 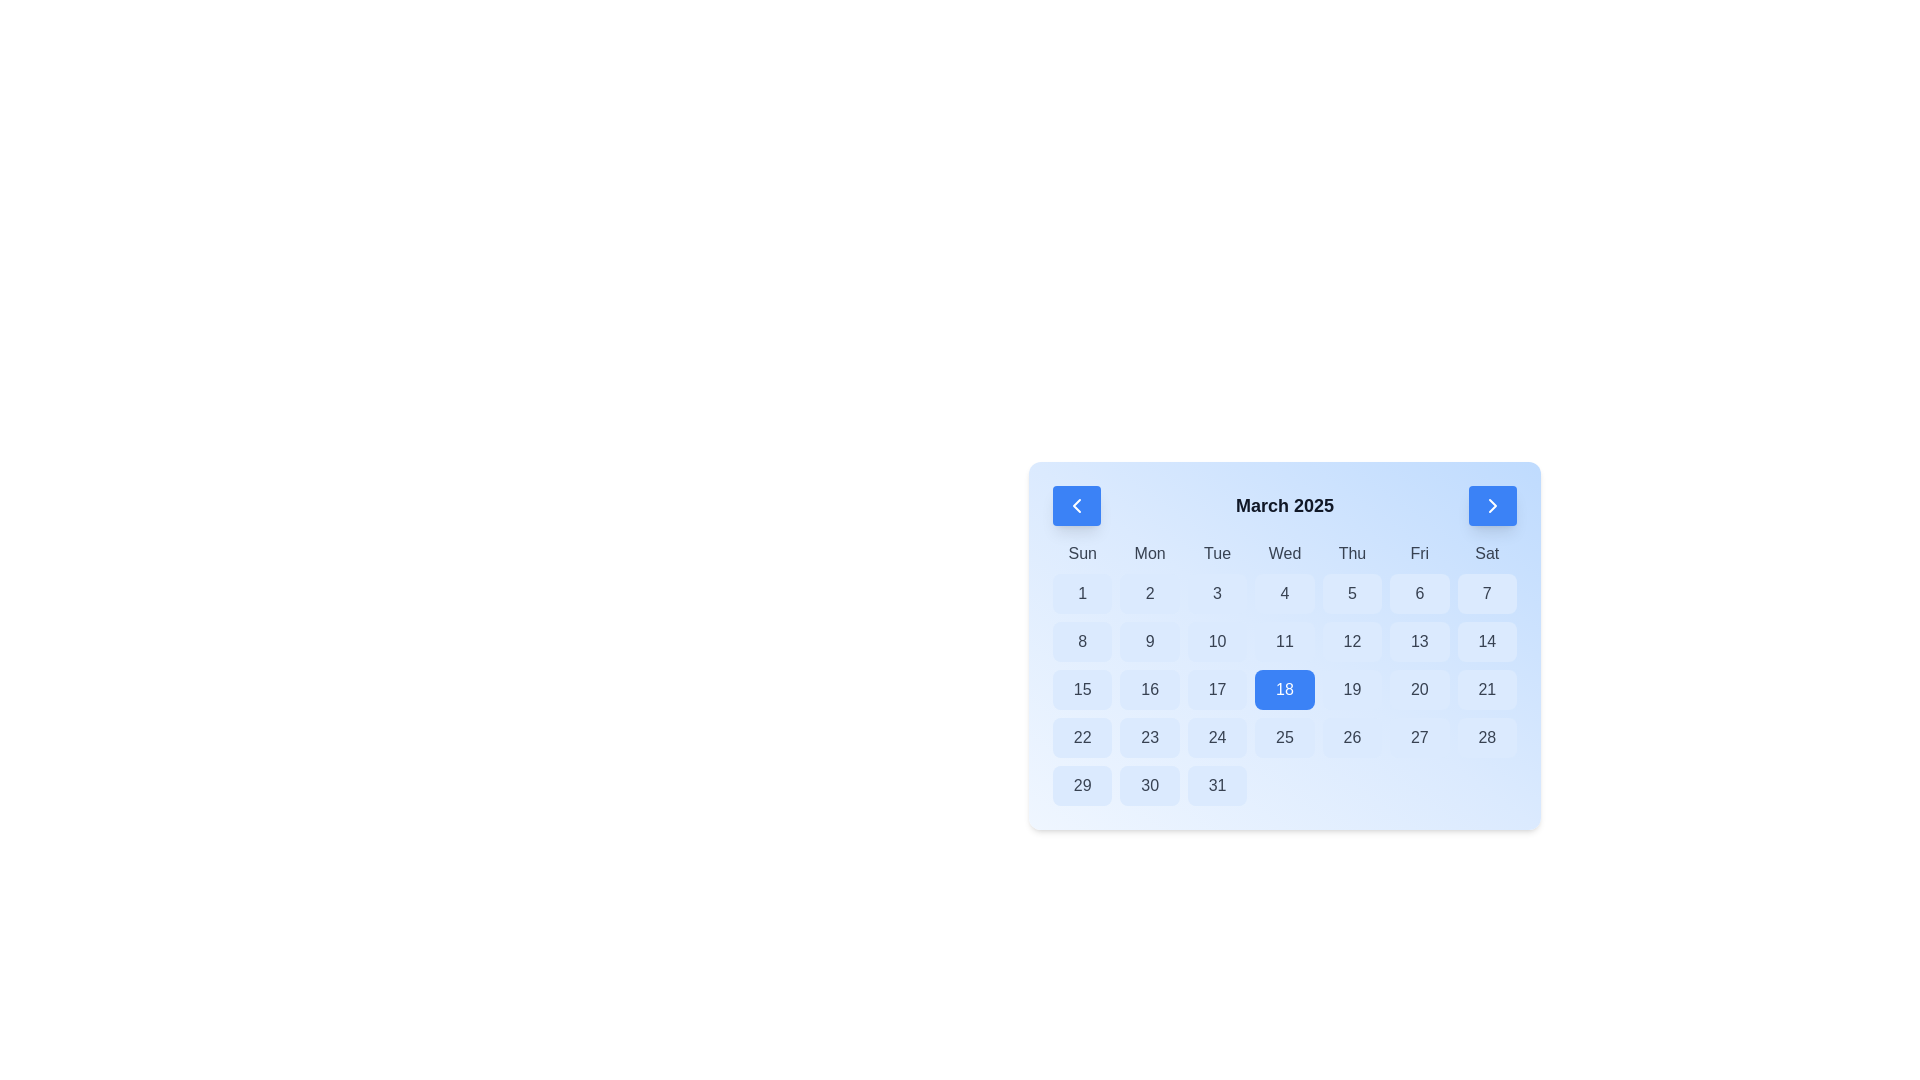 I want to click on the right-facing chevron icon within the blue square button at the top-right corner of the calendar interface, so click(x=1492, y=504).